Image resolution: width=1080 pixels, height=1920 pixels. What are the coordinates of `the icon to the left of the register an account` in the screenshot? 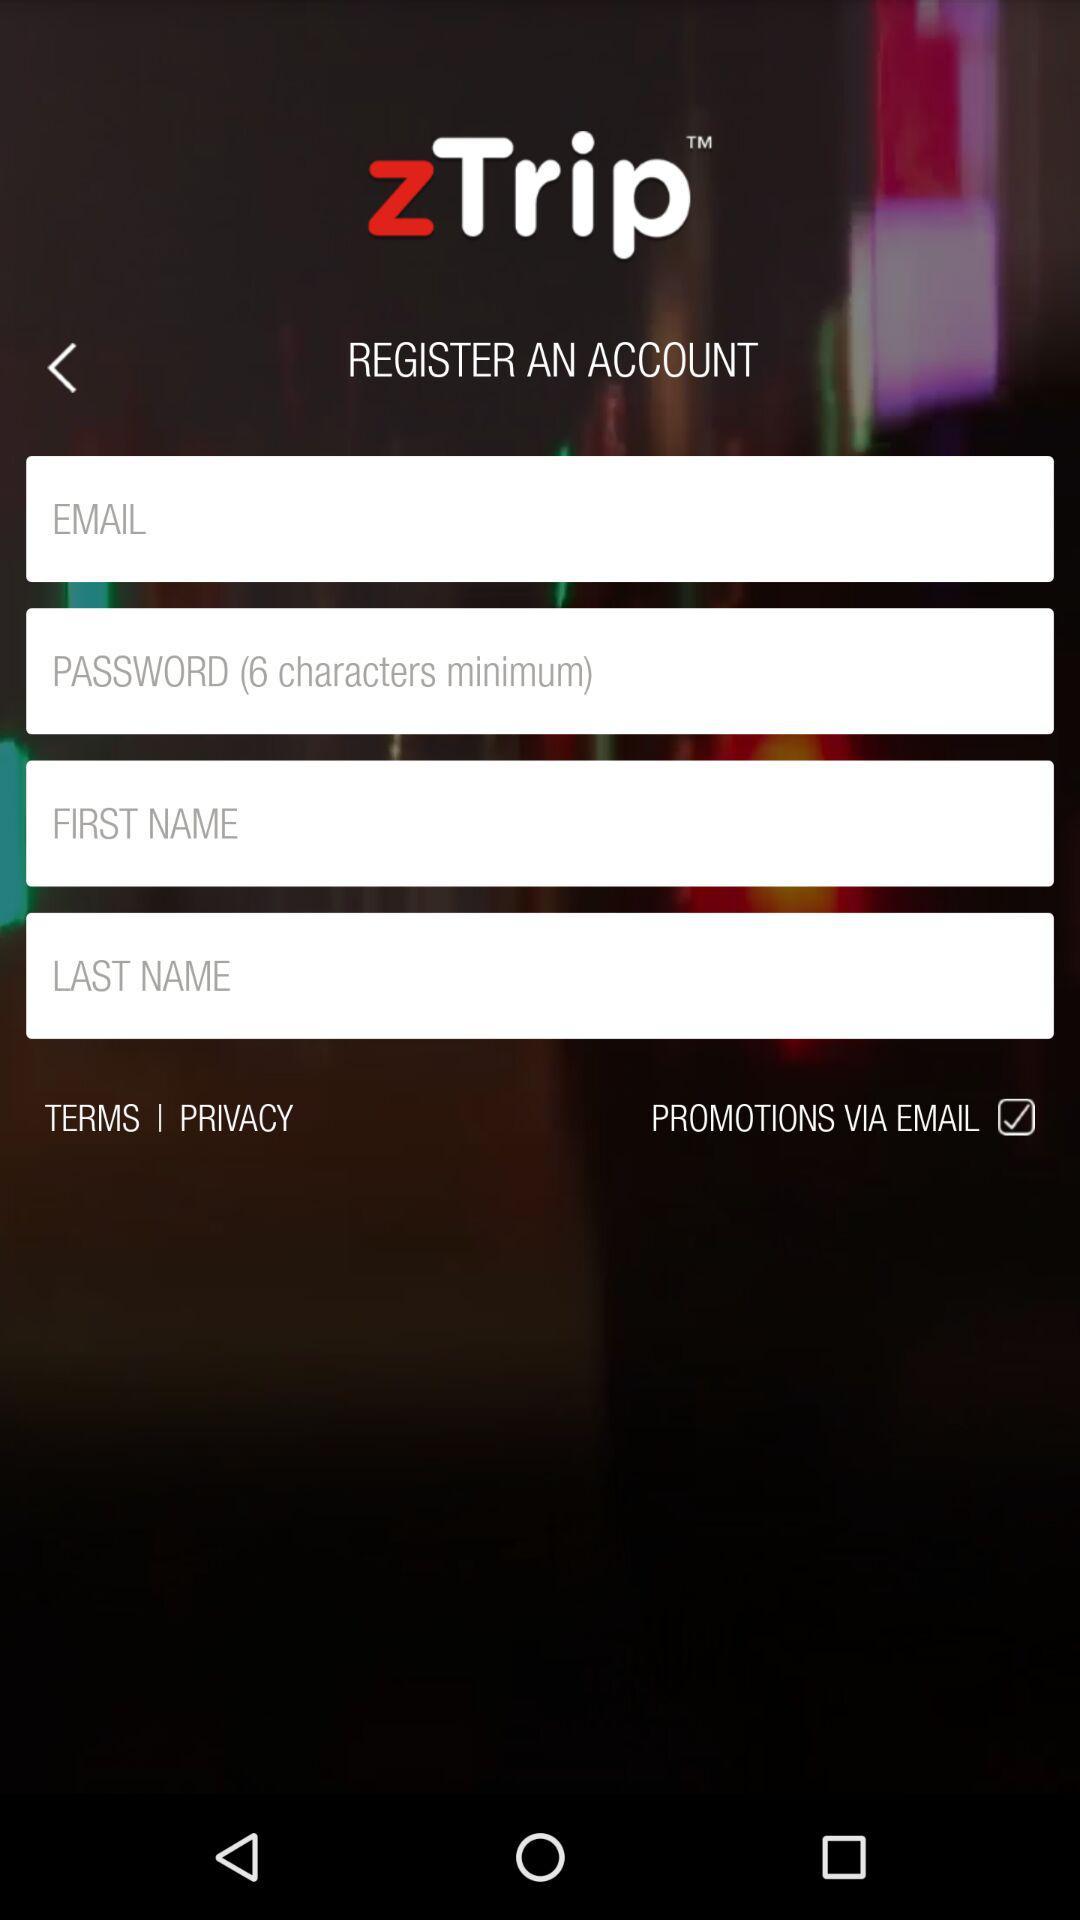 It's located at (60, 367).